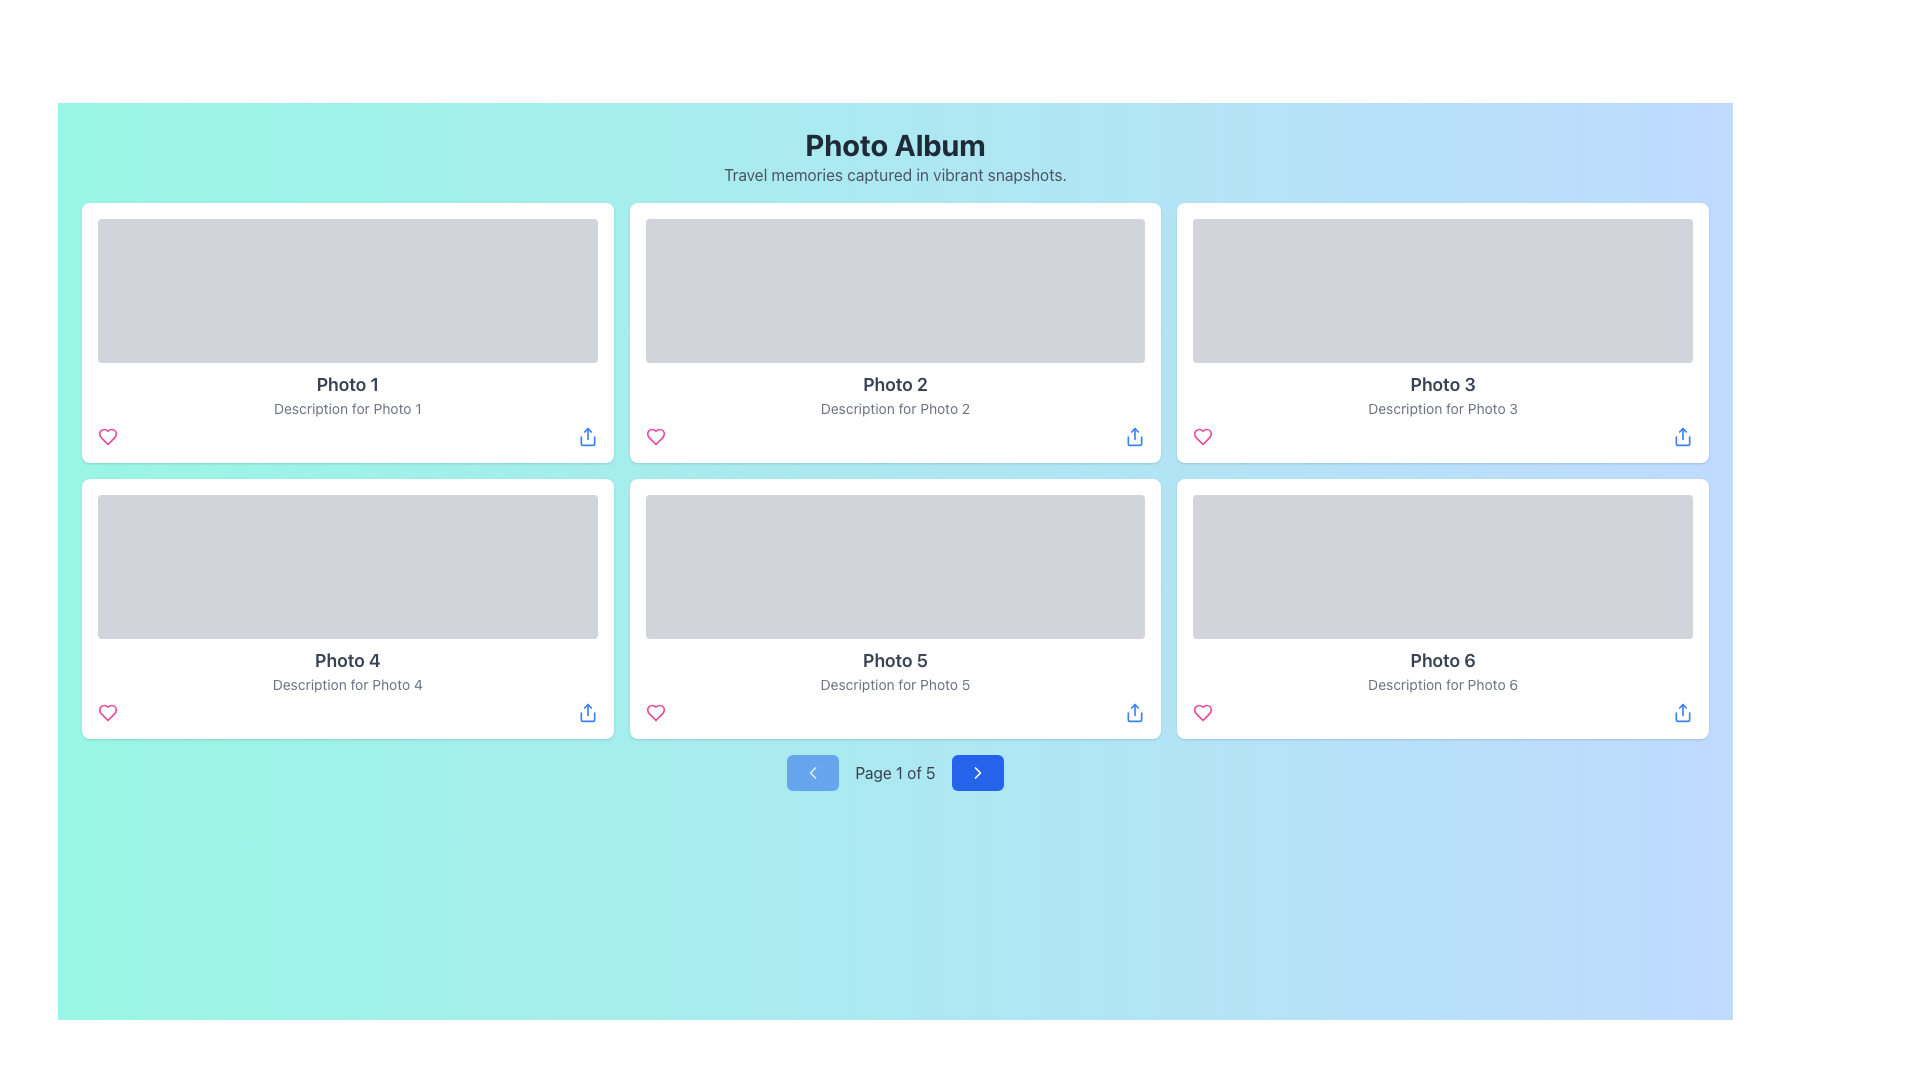  What do you see at coordinates (586, 712) in the screenshot?
I see `the Share button icon, which is a blue interactive icon resembling a share symbol located at the bottom right corner of the 'Photo 4' card in the grid layout` at bounding box center [586, 712].